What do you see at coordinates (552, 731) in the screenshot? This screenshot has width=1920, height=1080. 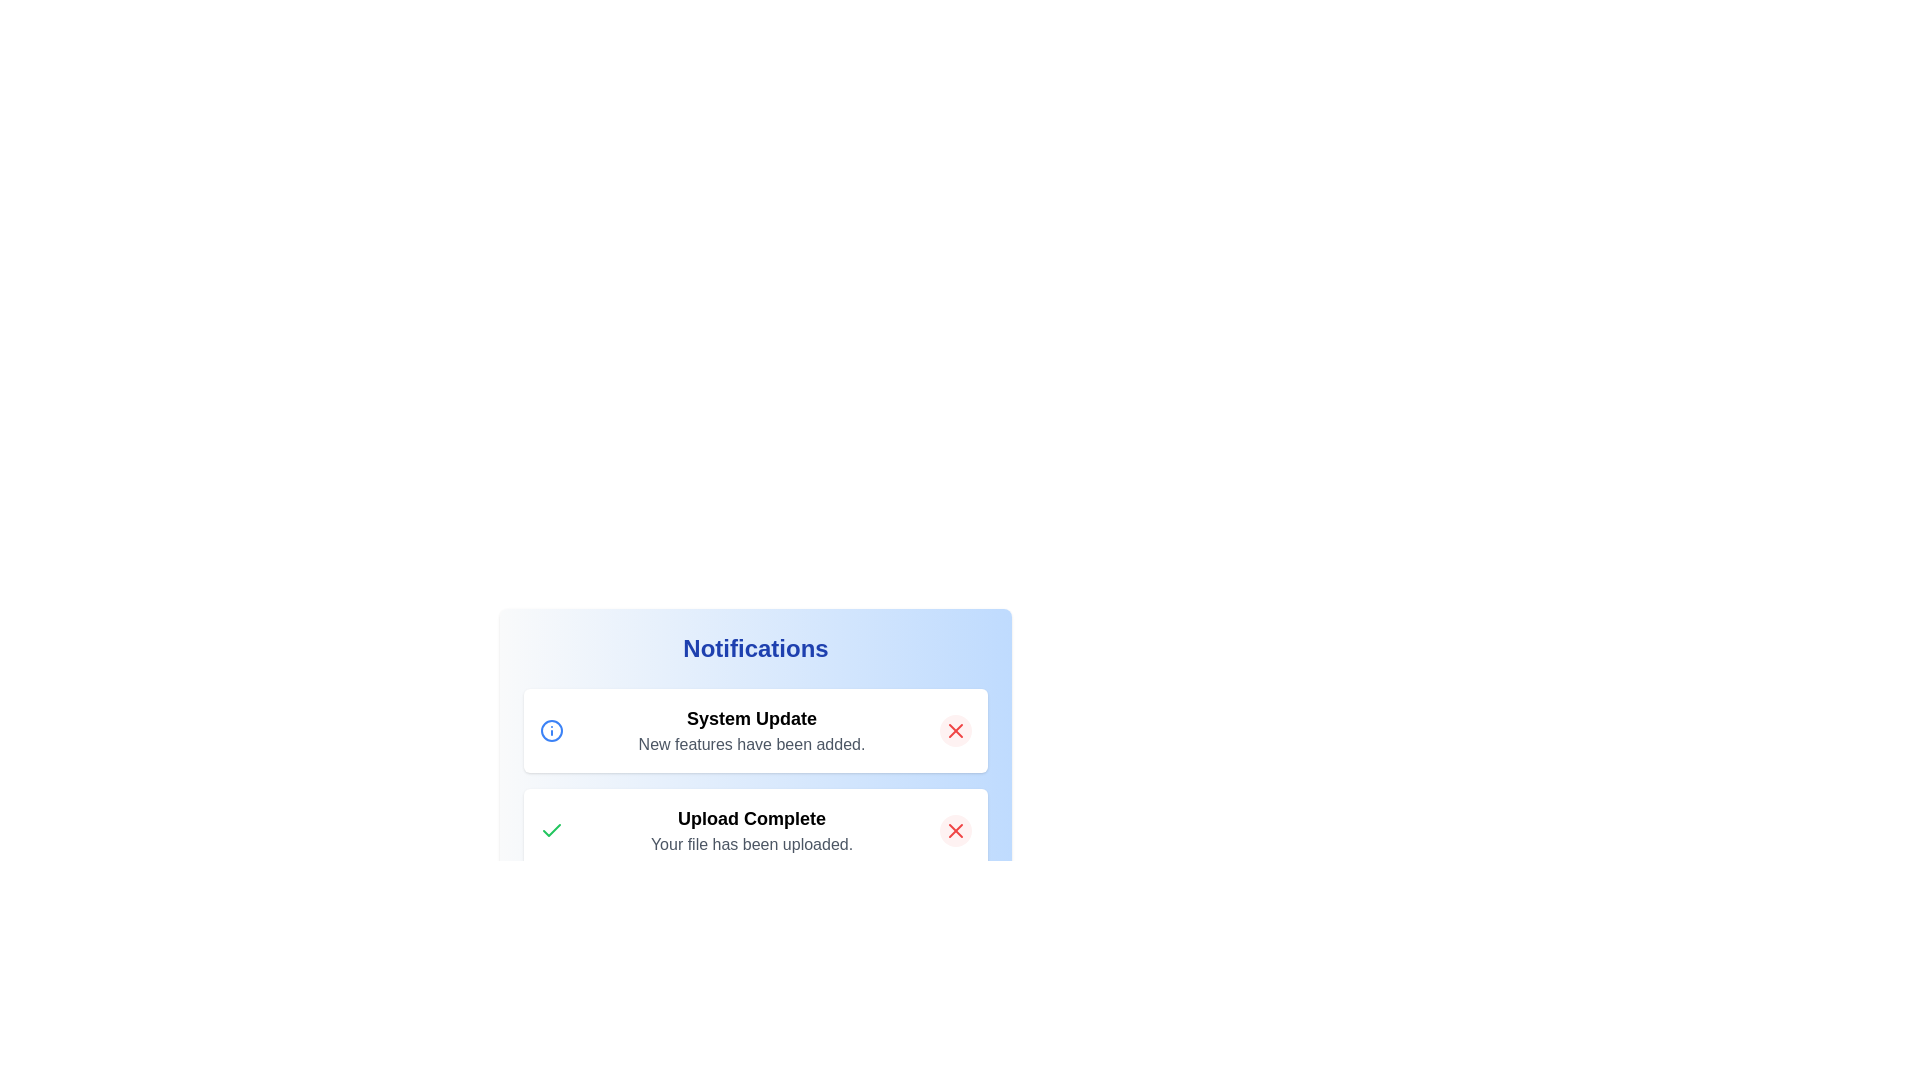 I see `the circular shape in the upper left corner of the 'System Update' notification item` at bounding box center [552, 731].